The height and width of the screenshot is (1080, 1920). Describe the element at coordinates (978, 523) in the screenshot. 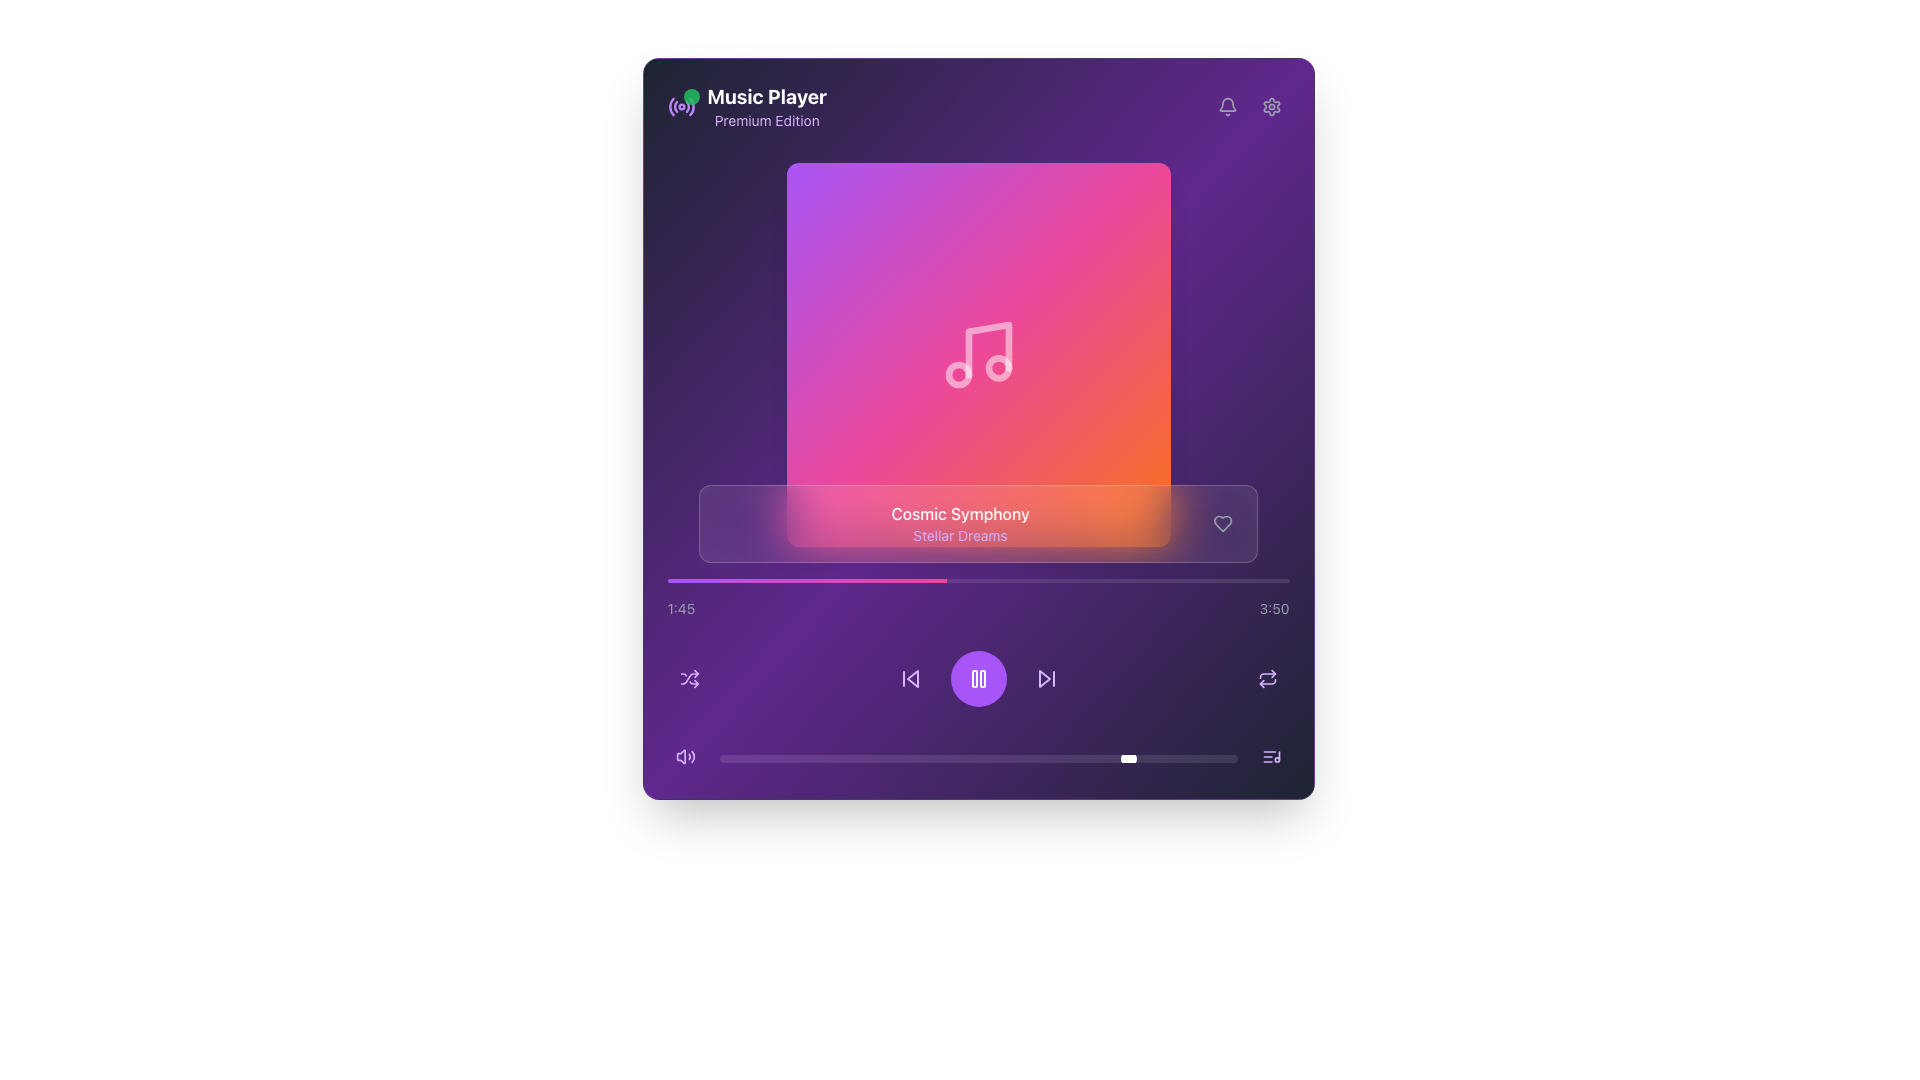

I see `displayed information from the informational display panel for track details, which shows the currently playing music track's title and subtitle, located at the bottom center of the interface` at that location.